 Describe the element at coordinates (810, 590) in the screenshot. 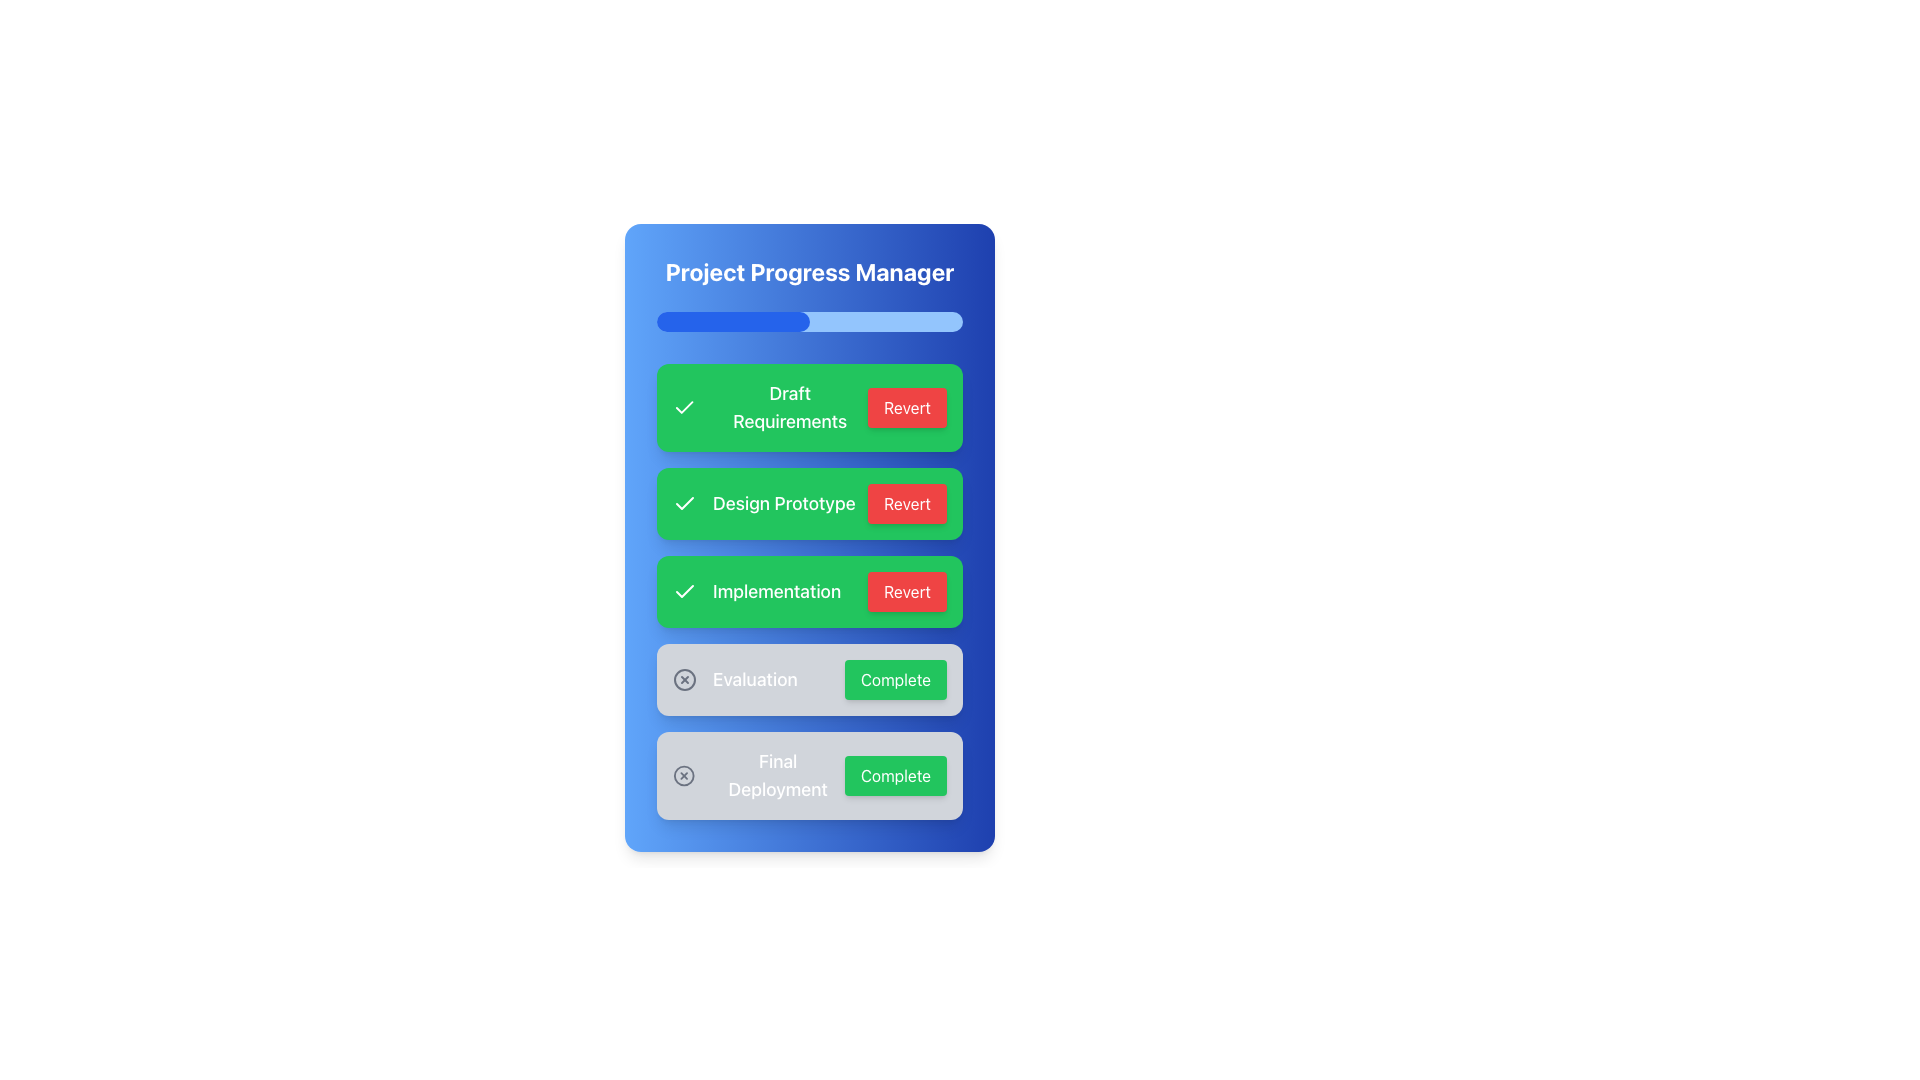

I see `the 'Implementation' label in the green rectangular box` at that location.